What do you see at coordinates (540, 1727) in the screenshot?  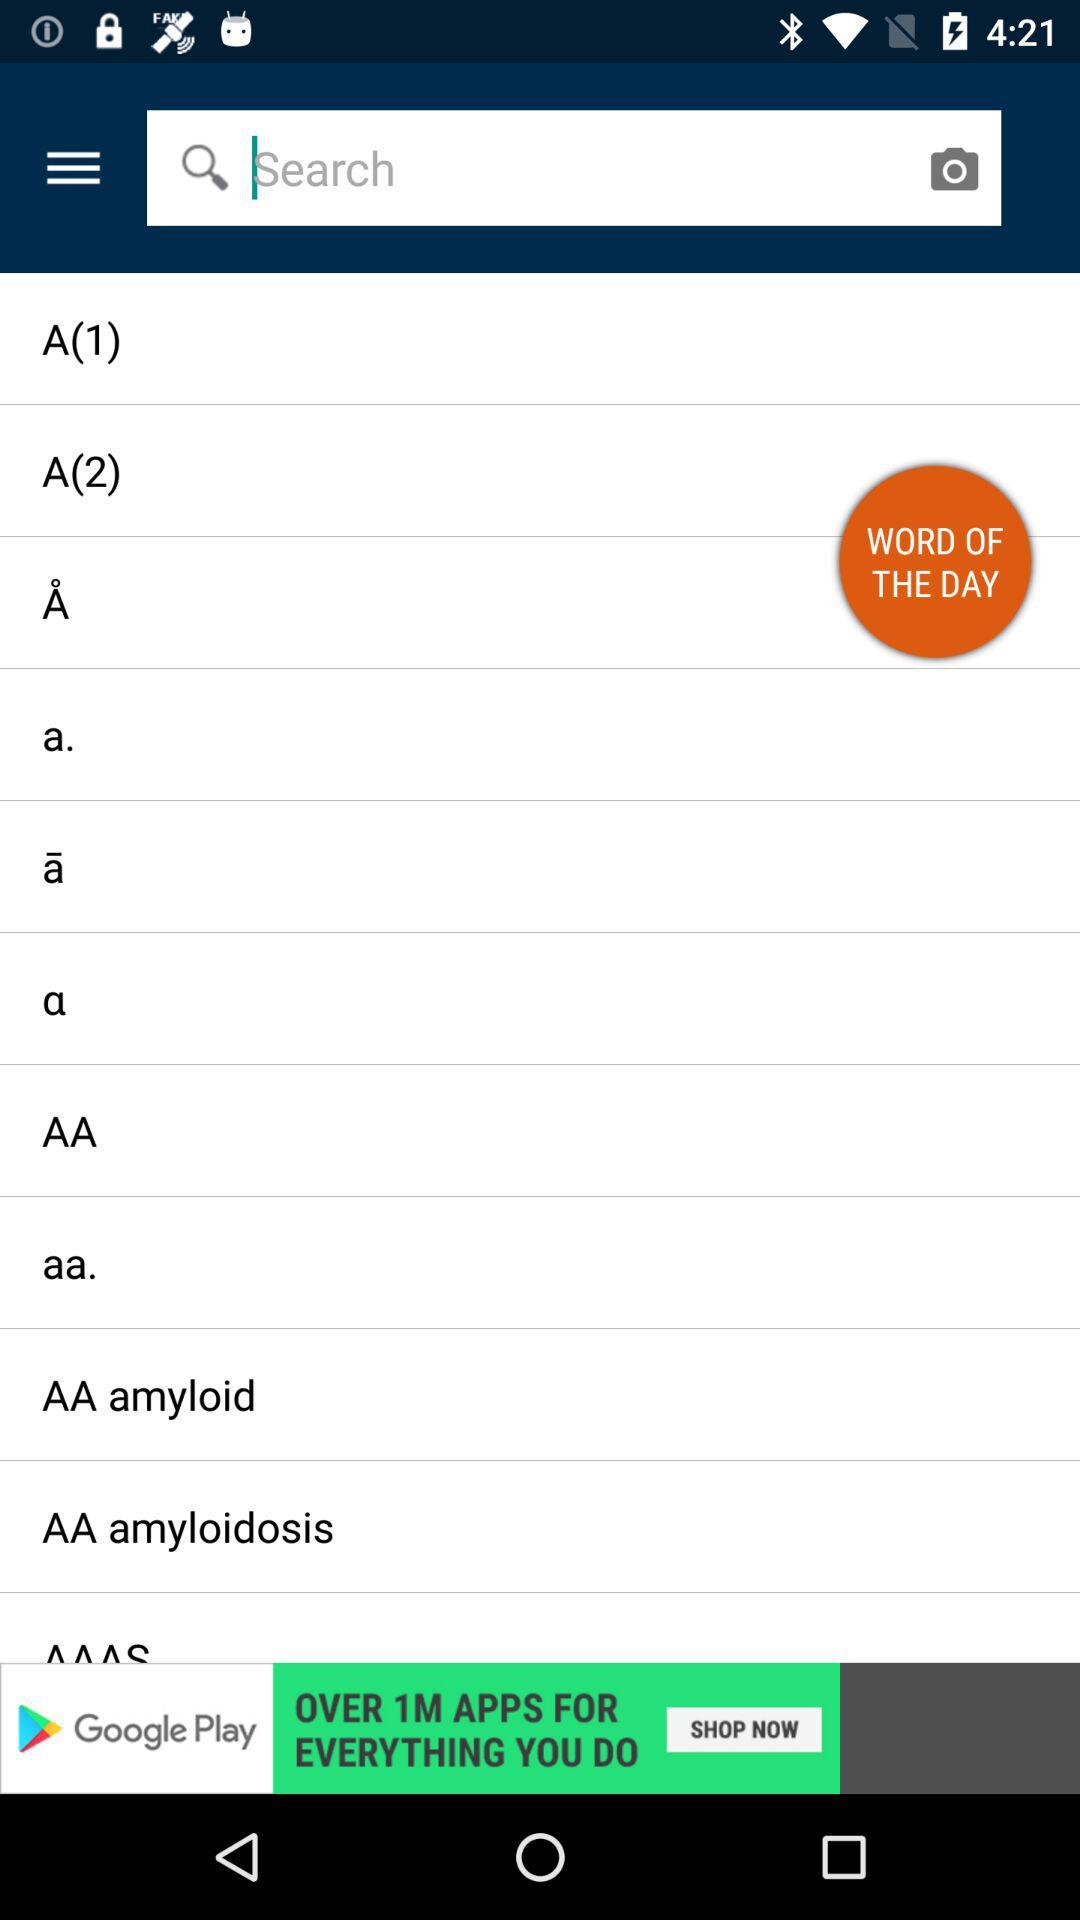 I see `click on advertisement below` at bounding box center [540, 1727].